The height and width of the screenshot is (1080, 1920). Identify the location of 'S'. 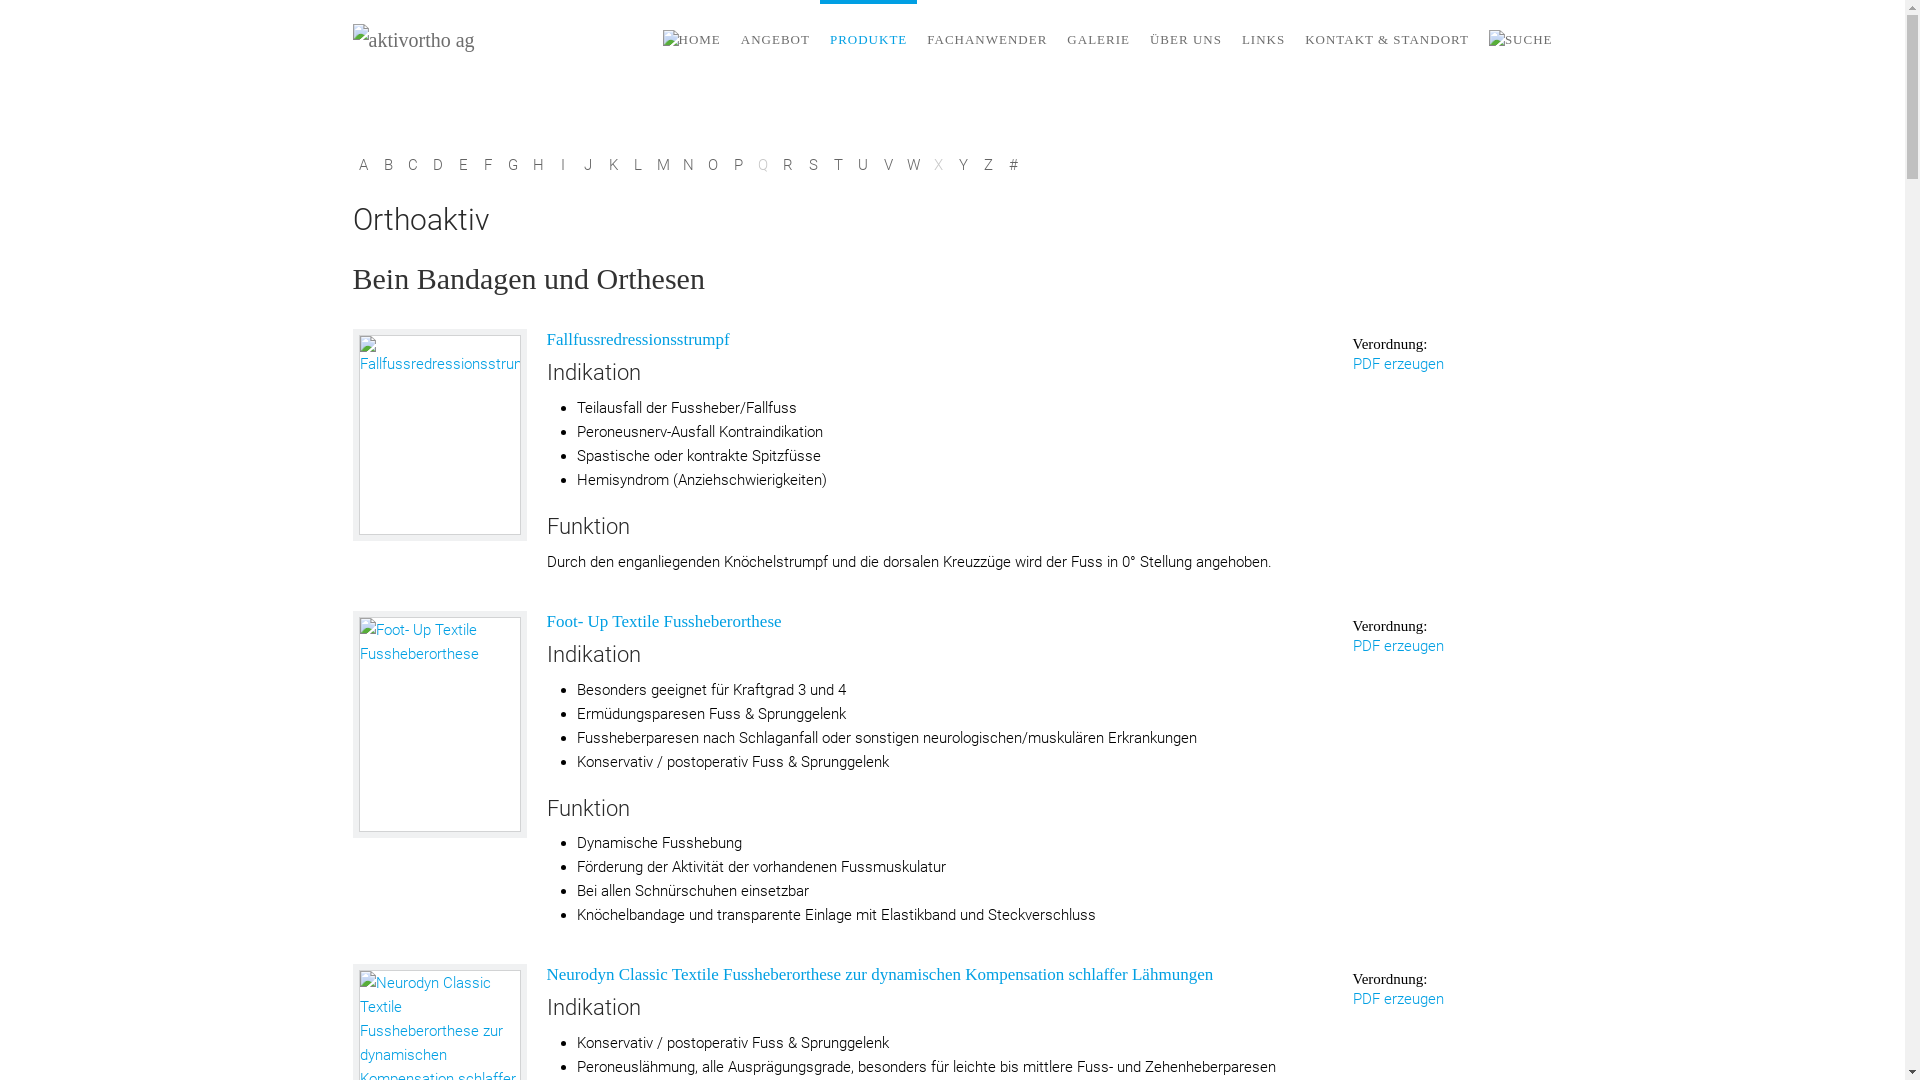
(812, 164).